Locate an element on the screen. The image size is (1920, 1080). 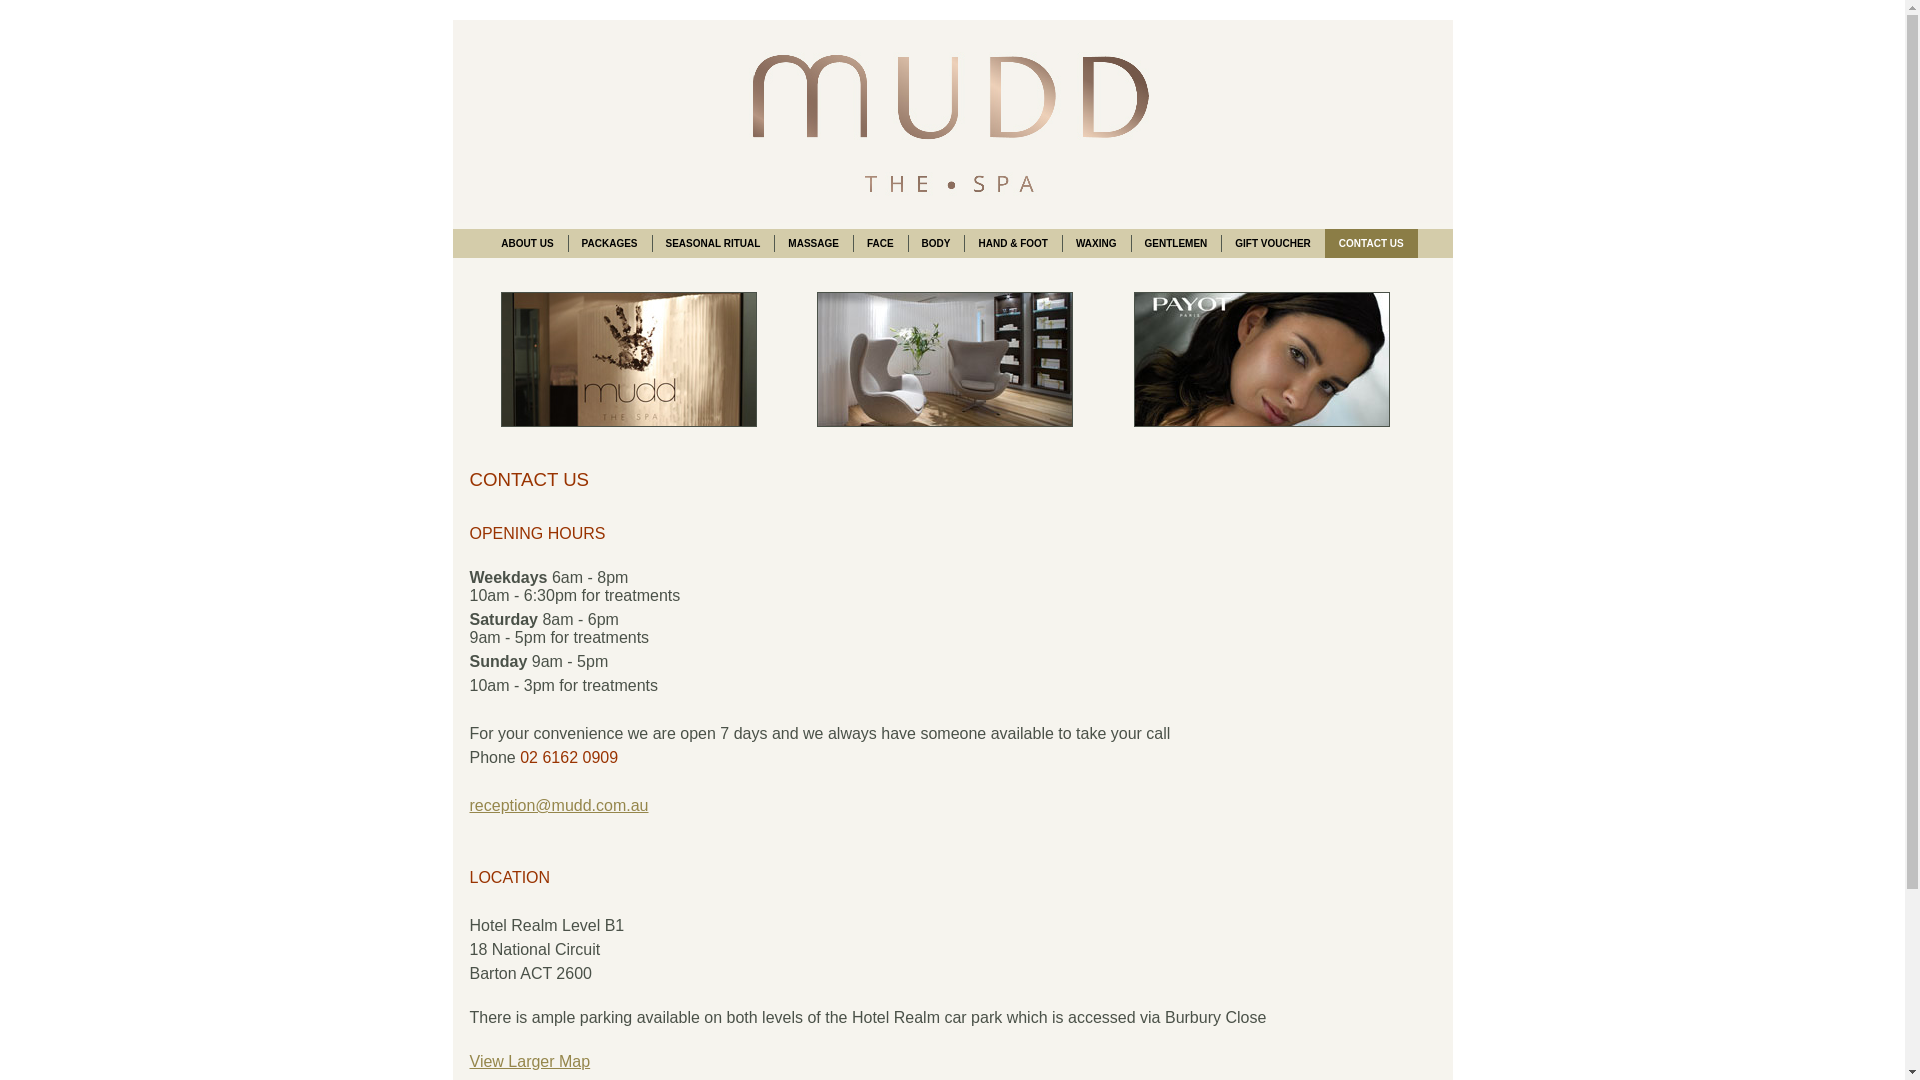
'PACKAGES' is located at coordinates (608, 242).